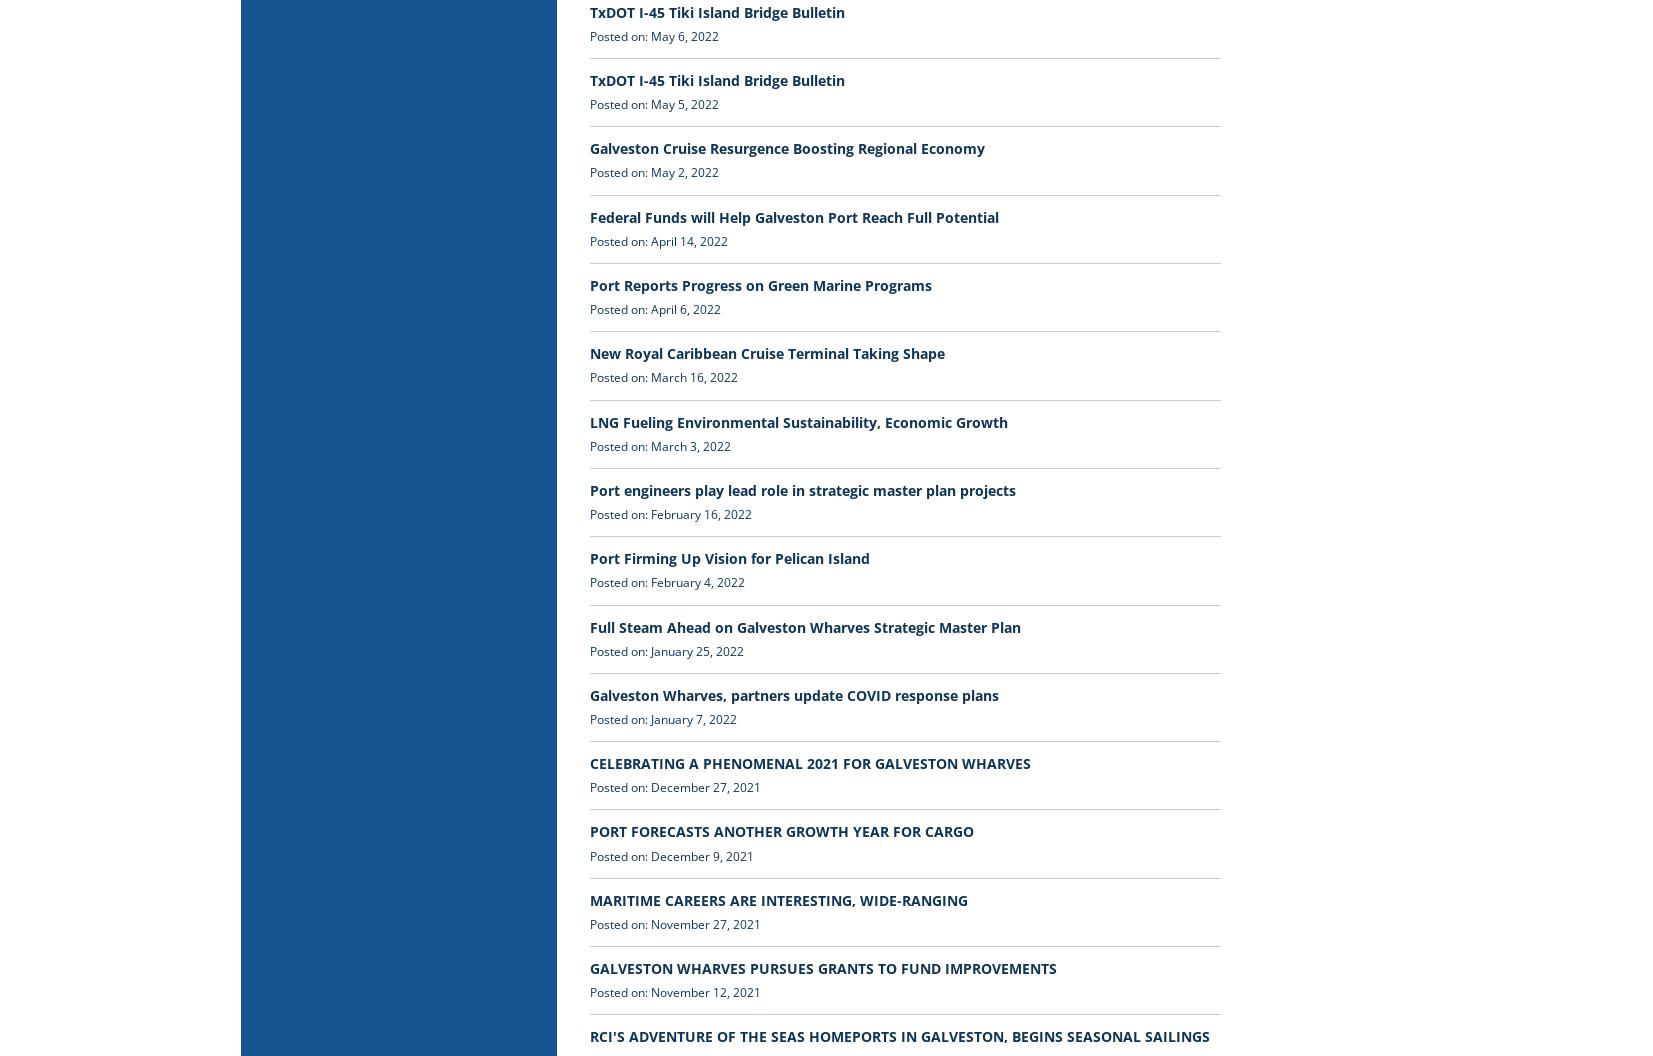  I want to click on 'Galveston Cruise Resurgence Boosting Regional Economy', so click(786, 148).